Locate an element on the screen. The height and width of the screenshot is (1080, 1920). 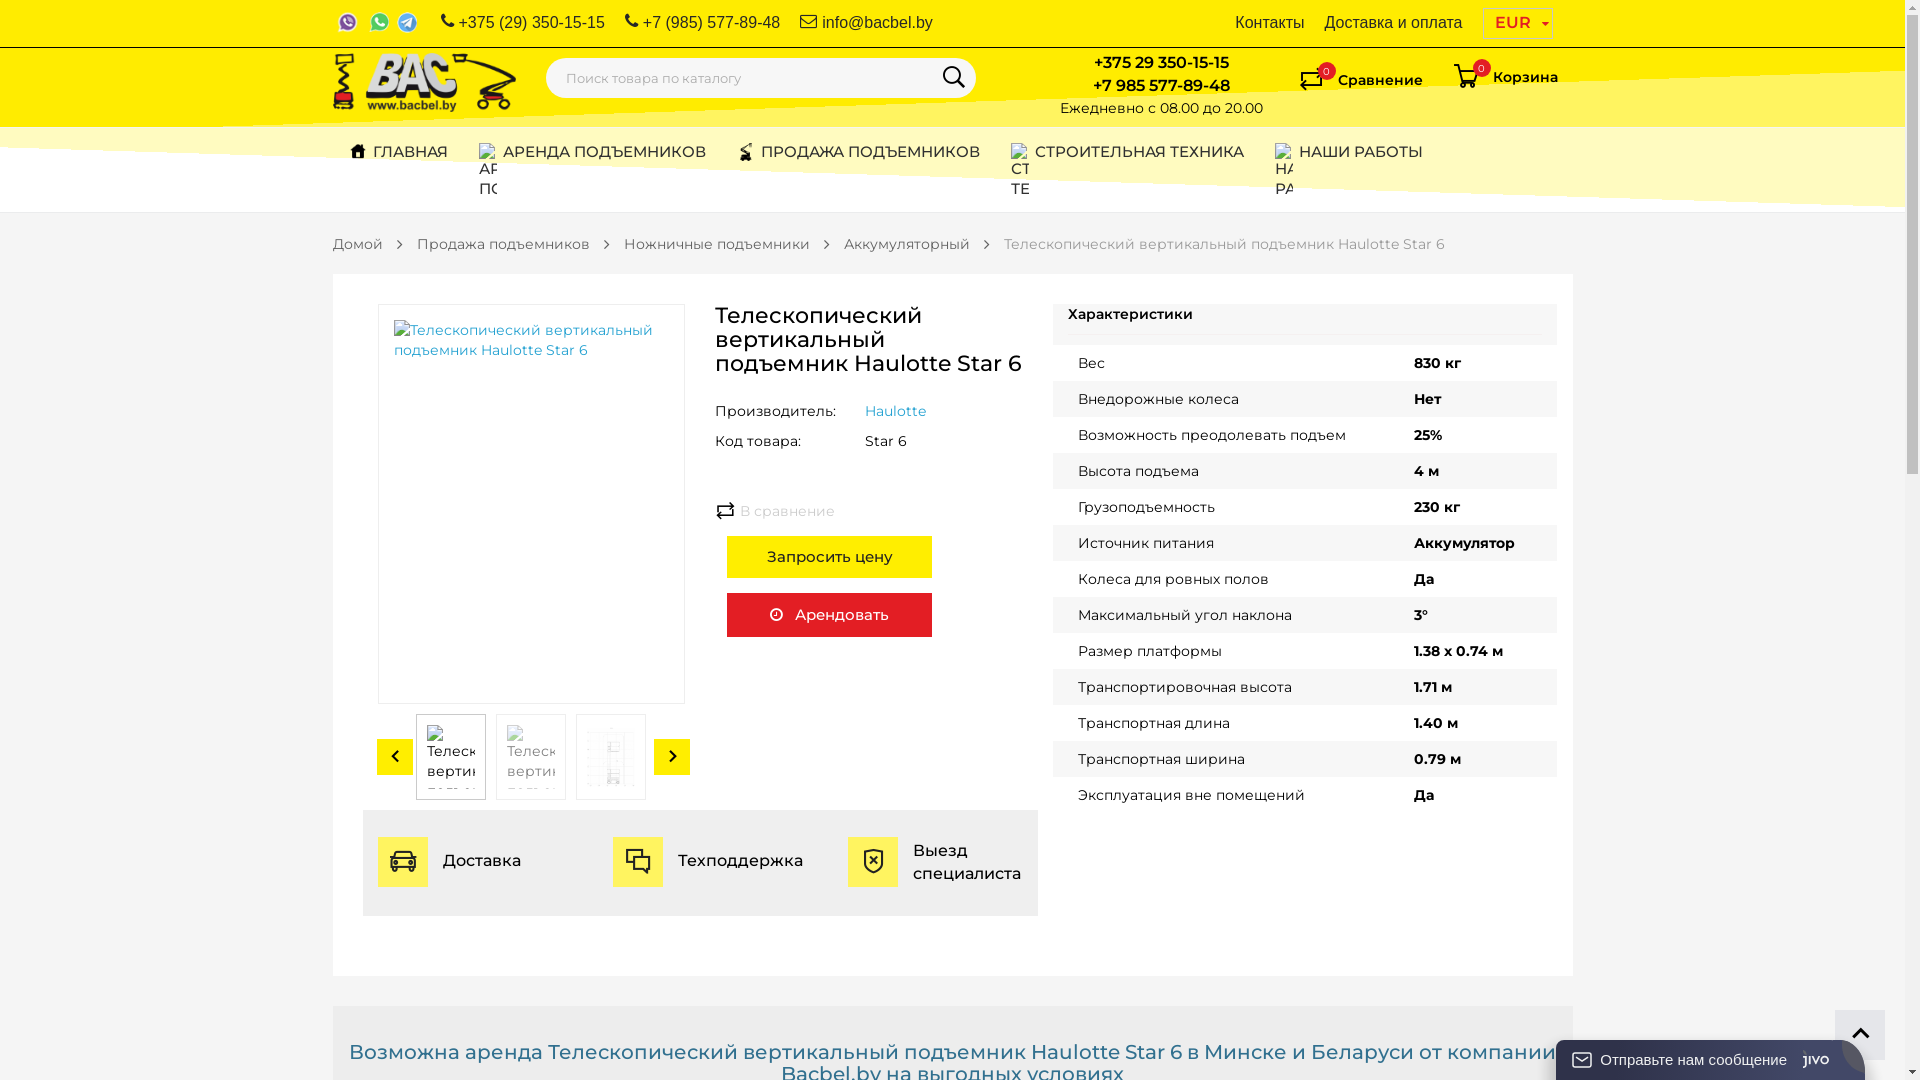
'Viber' is located at coordinates (347, 22).